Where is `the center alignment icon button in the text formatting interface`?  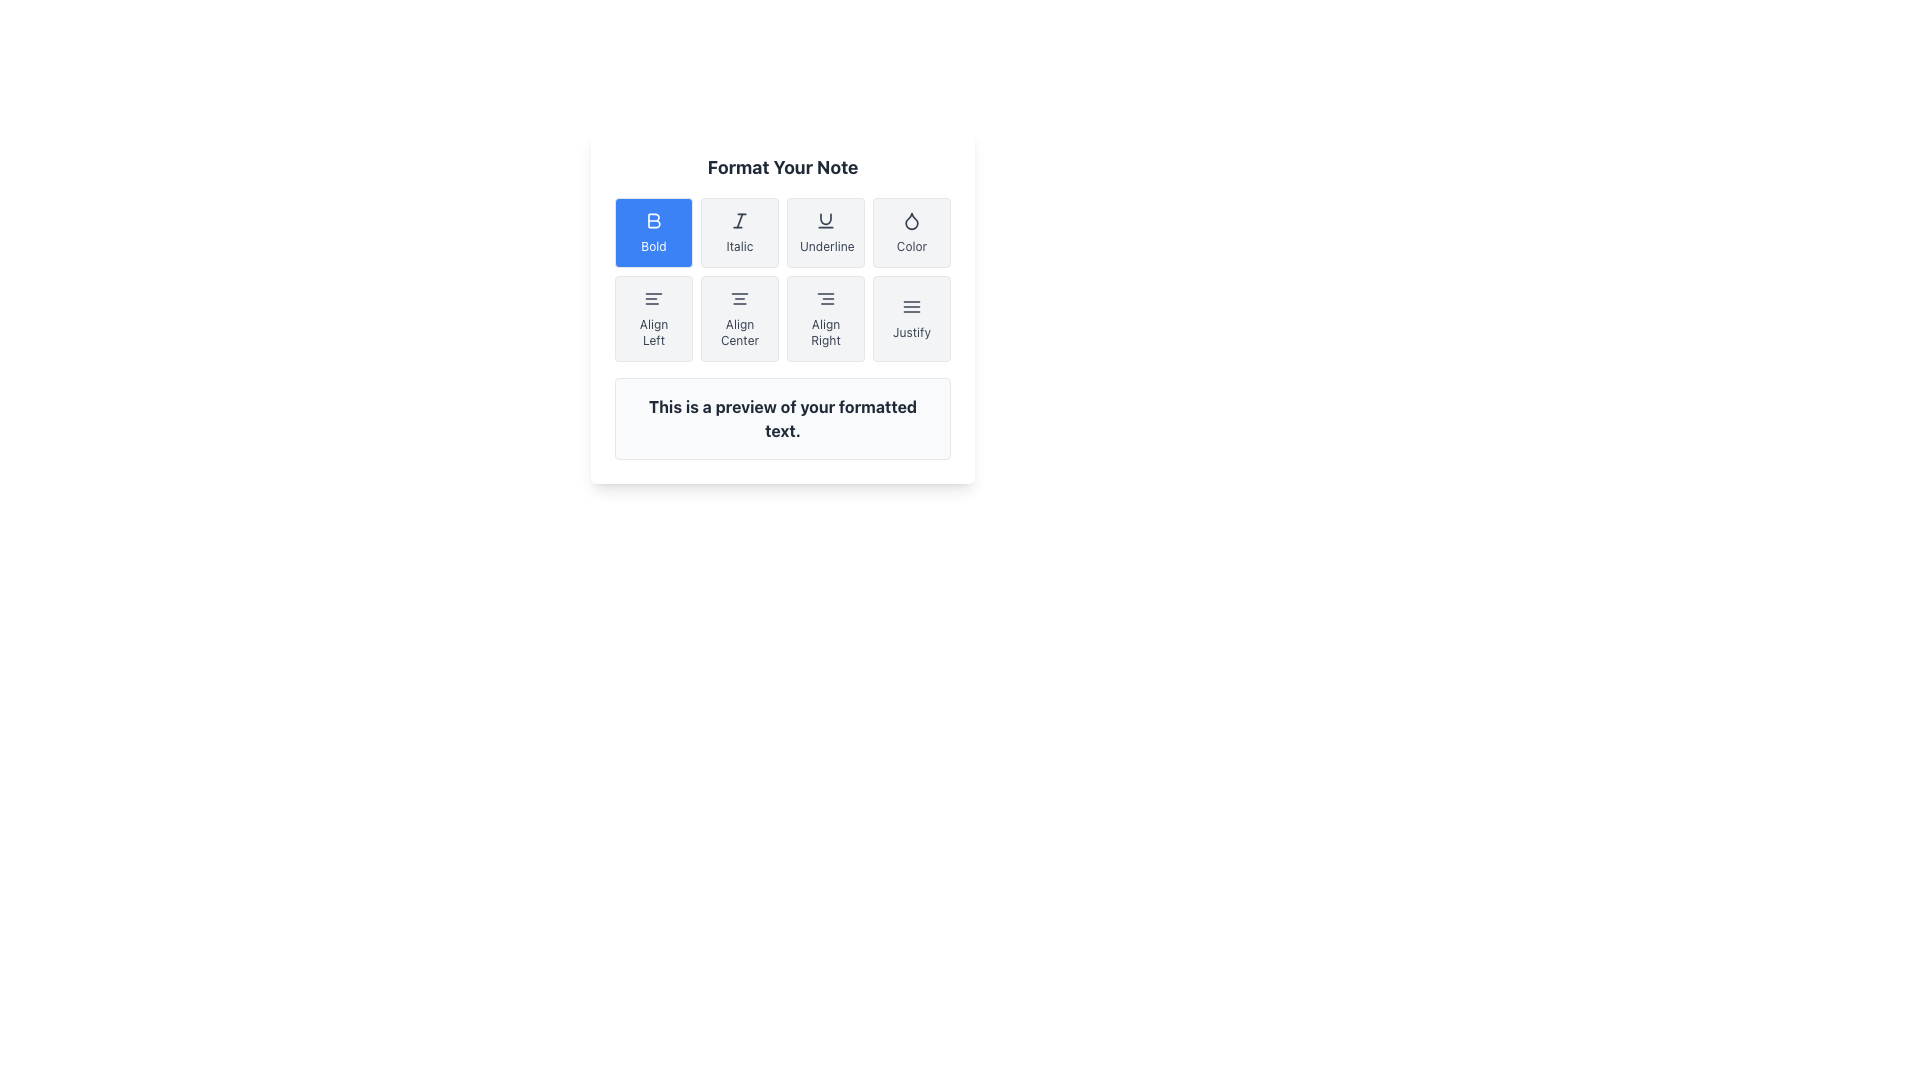
the center alignment icon button in the text formatting interface is located at coordinates (738, 299).